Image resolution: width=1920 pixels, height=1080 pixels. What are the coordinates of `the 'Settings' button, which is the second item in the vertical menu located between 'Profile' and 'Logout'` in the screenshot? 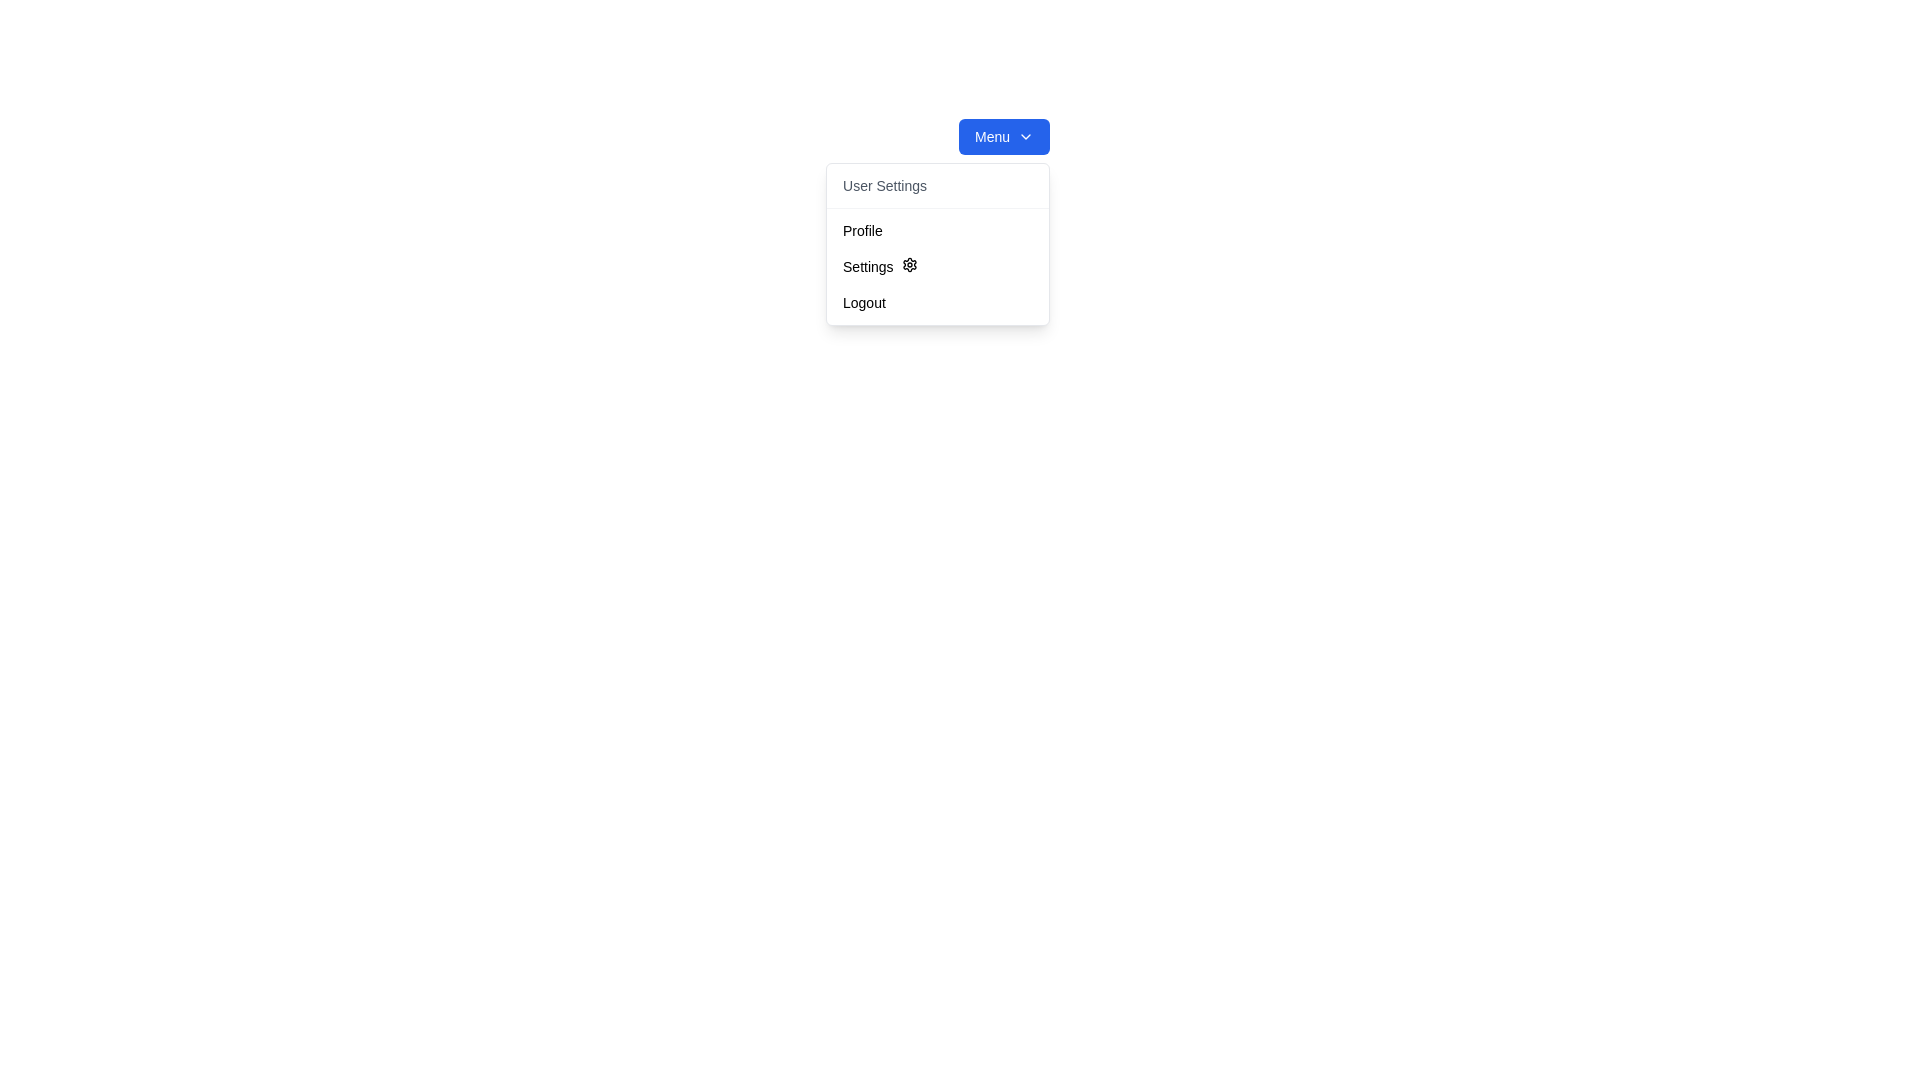 It's located at (936, 265).